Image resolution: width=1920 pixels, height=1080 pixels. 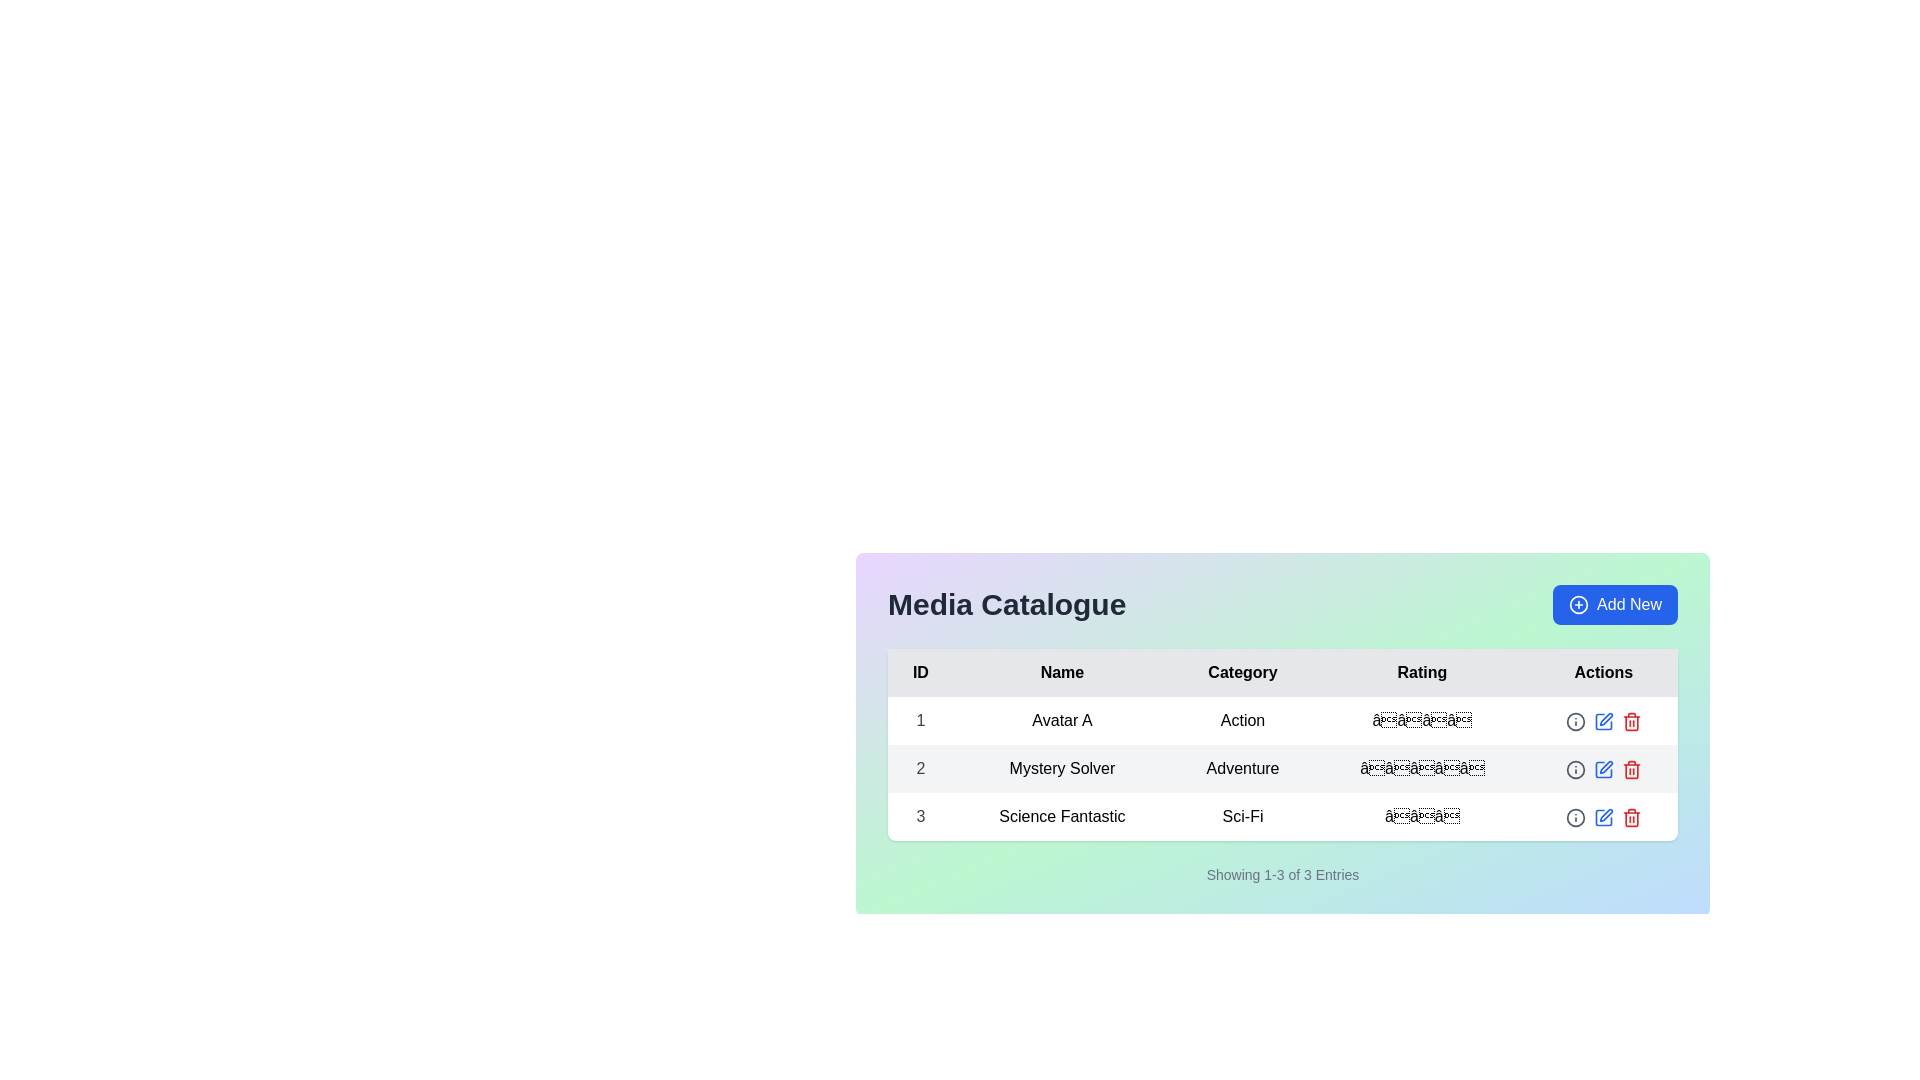 What do you see at coordinates (1574, 768) in the screenshot?
I see `the graphical circle component representing informational content in the 'Actions' column of the table for the 'Sci-Fi' category` at bounding box center [1574, 768].